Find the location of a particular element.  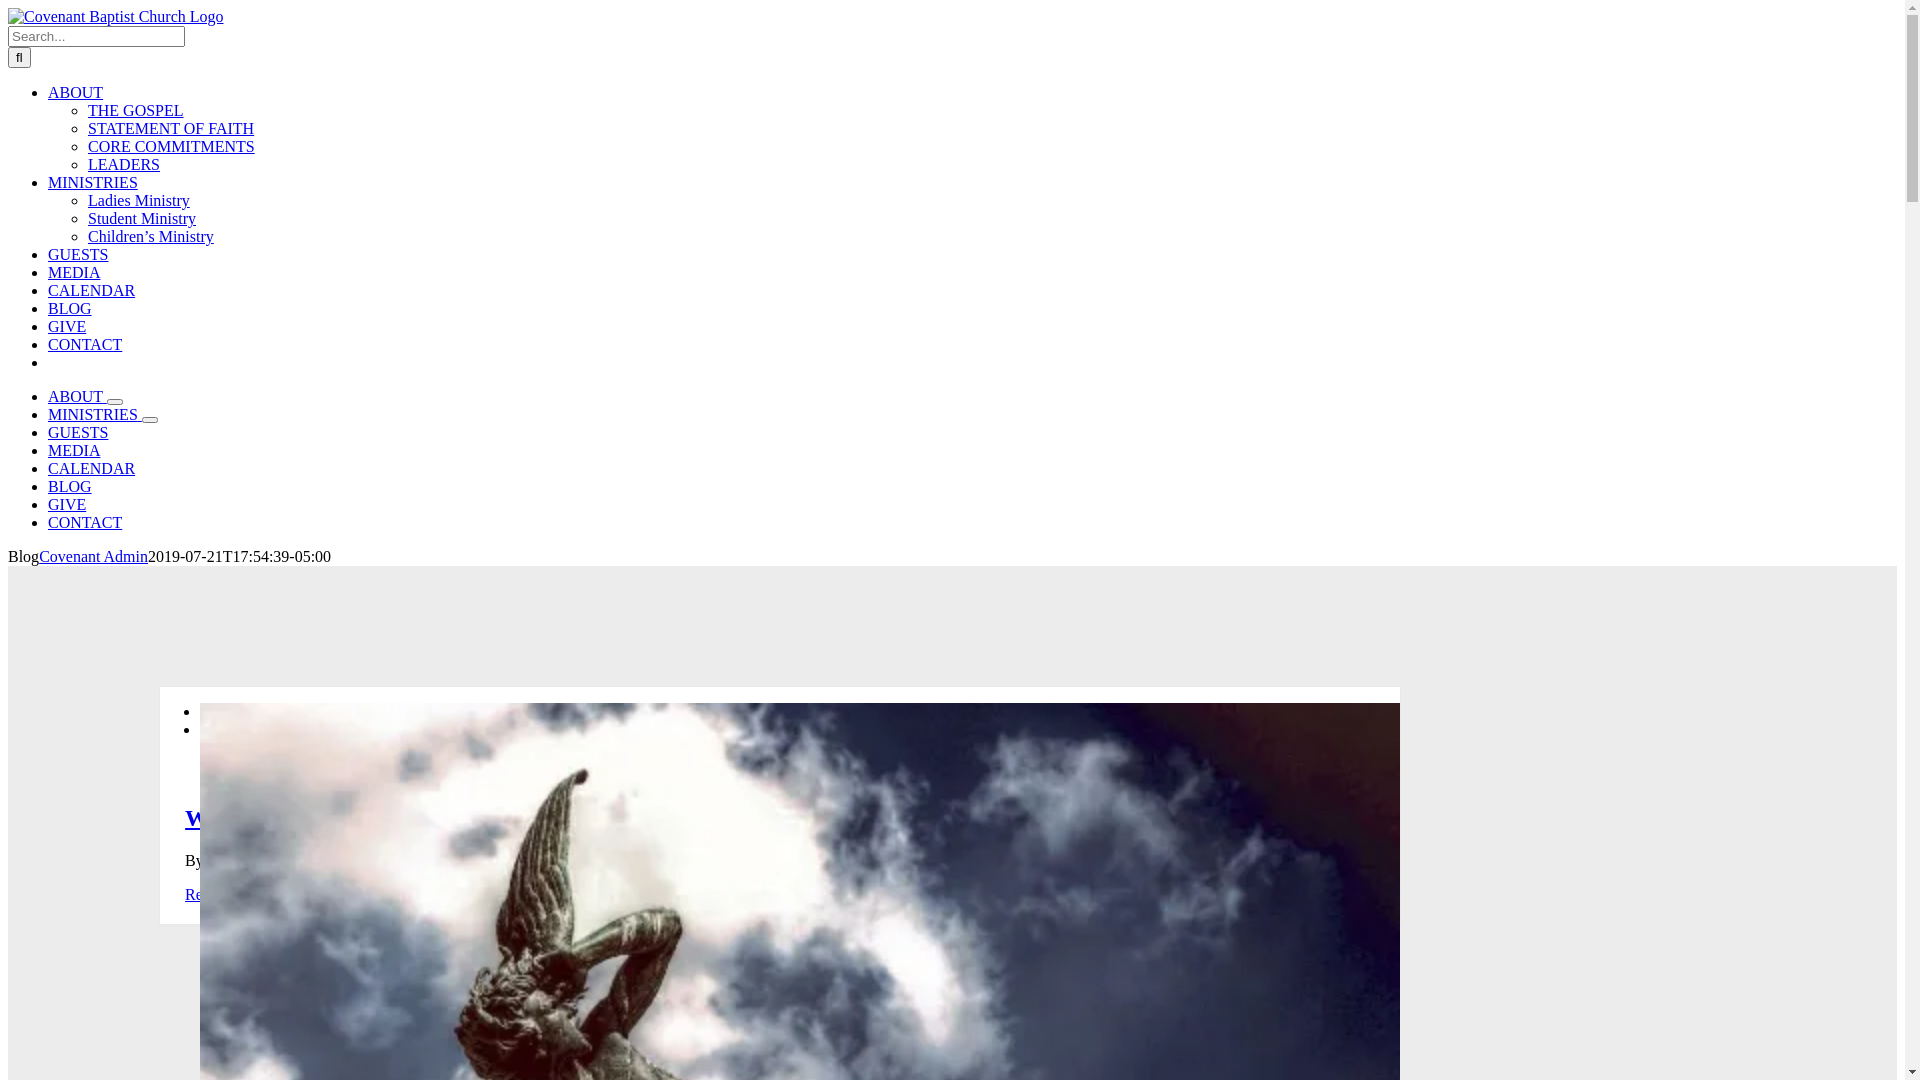

'Interpretation' is located at coordinates (562, 859).